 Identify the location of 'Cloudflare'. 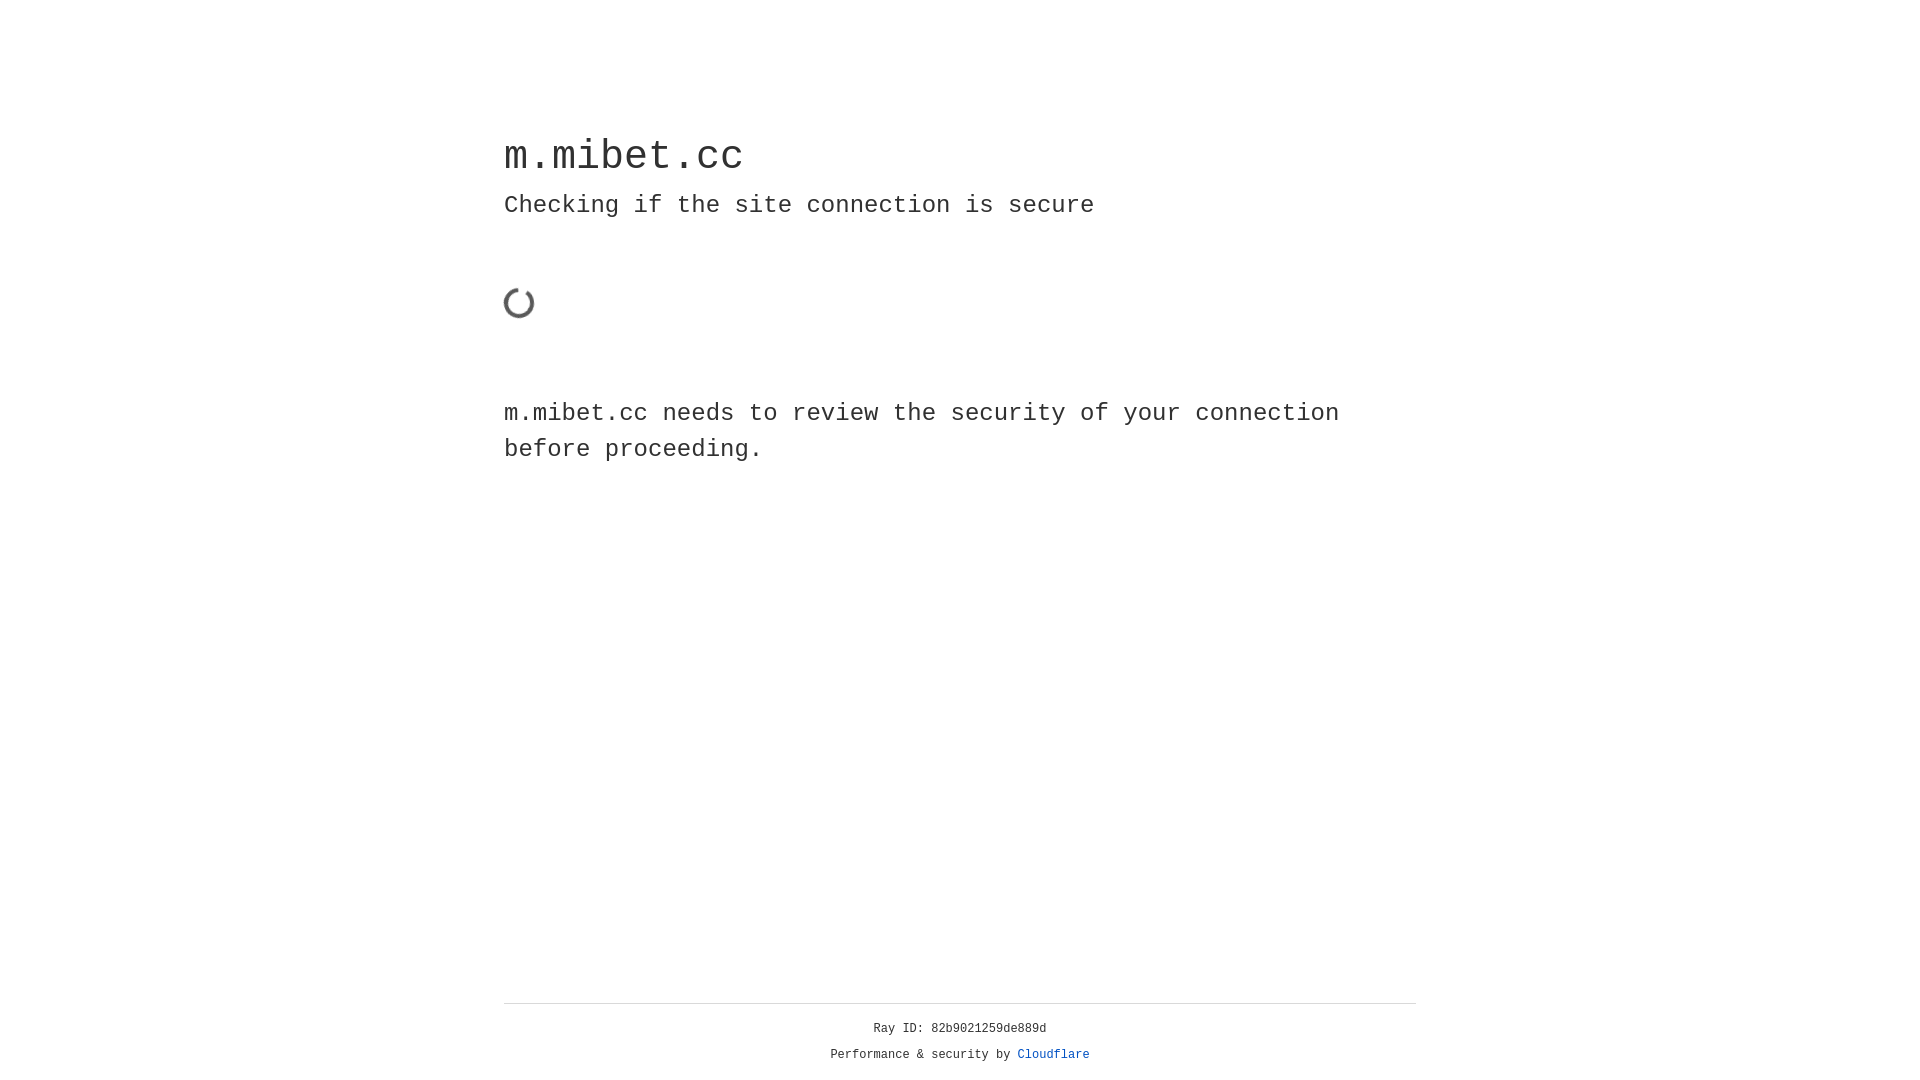
(1053, 1054).